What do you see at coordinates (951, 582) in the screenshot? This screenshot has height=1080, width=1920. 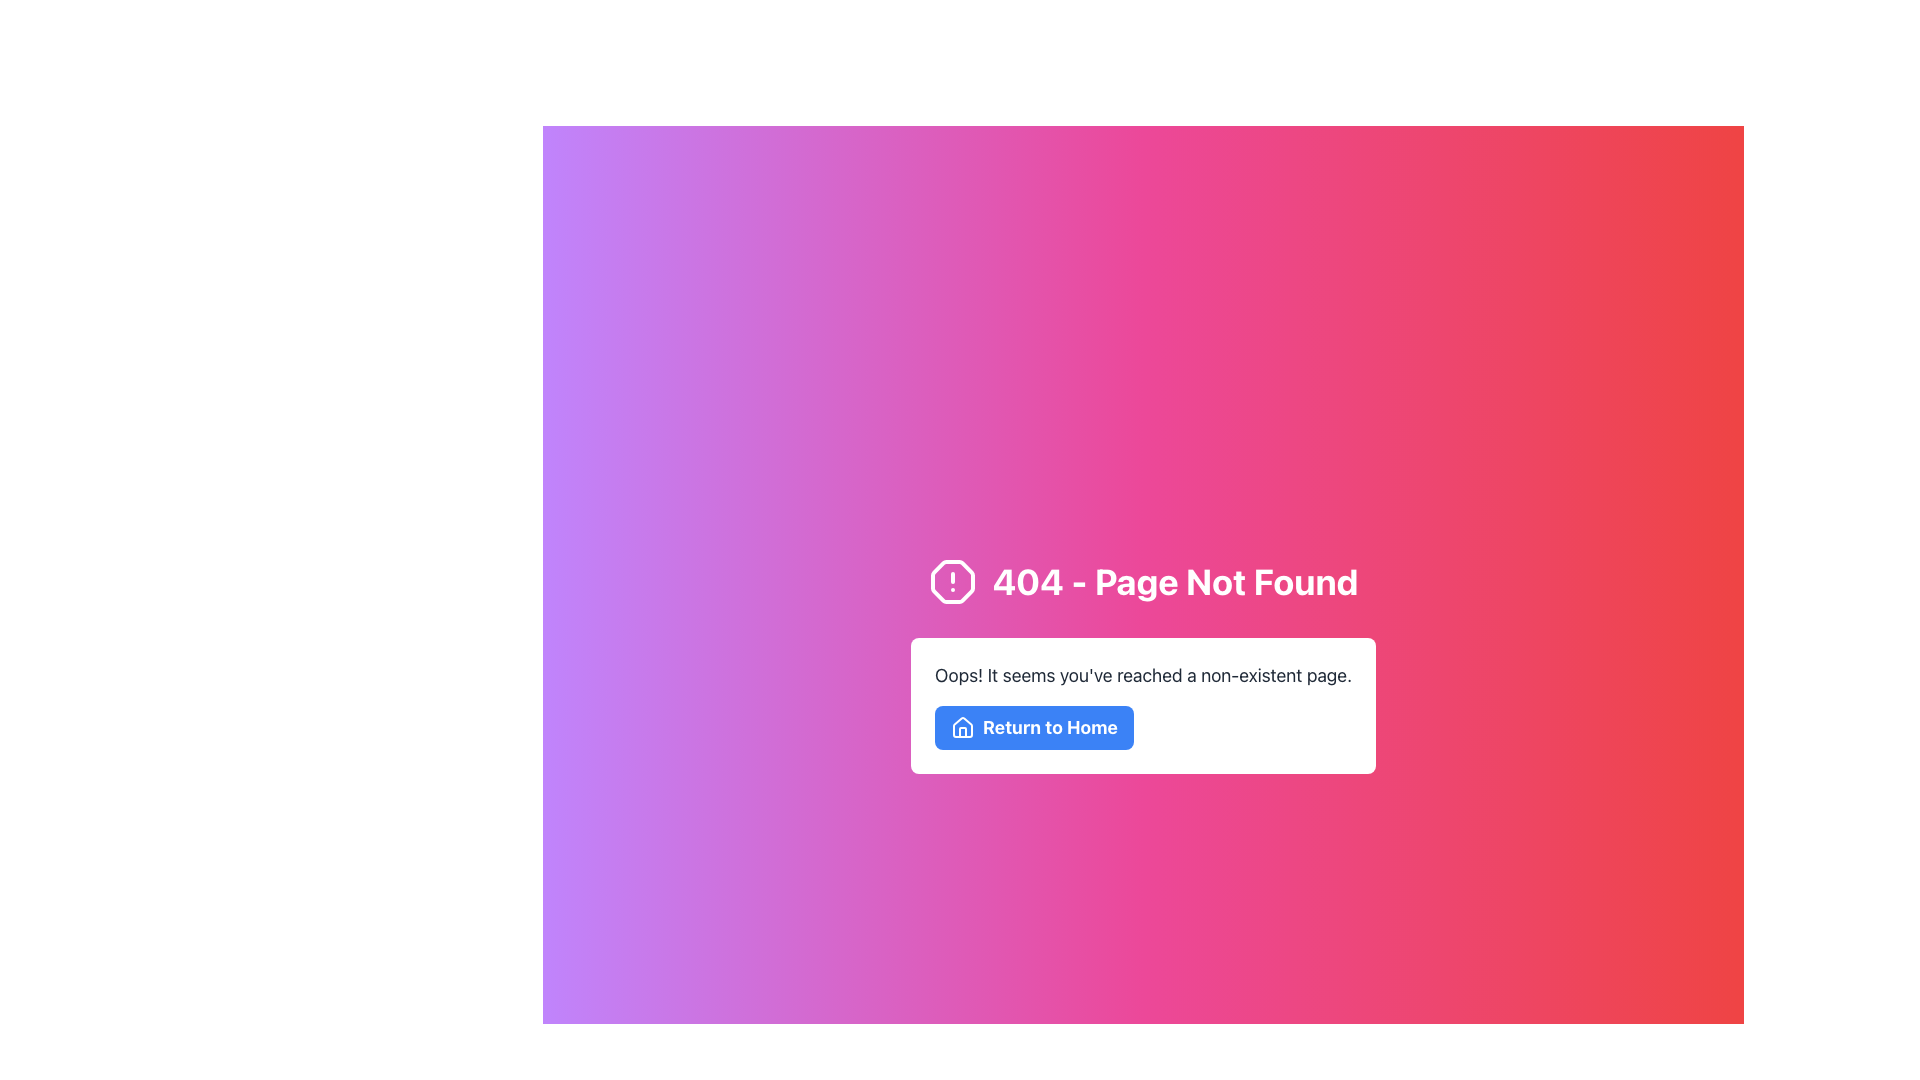 I see `the SVG Icon that visually indicates an alert or warning, located near the '404 - Page Not Found' message` at bounding box center [951, 582].